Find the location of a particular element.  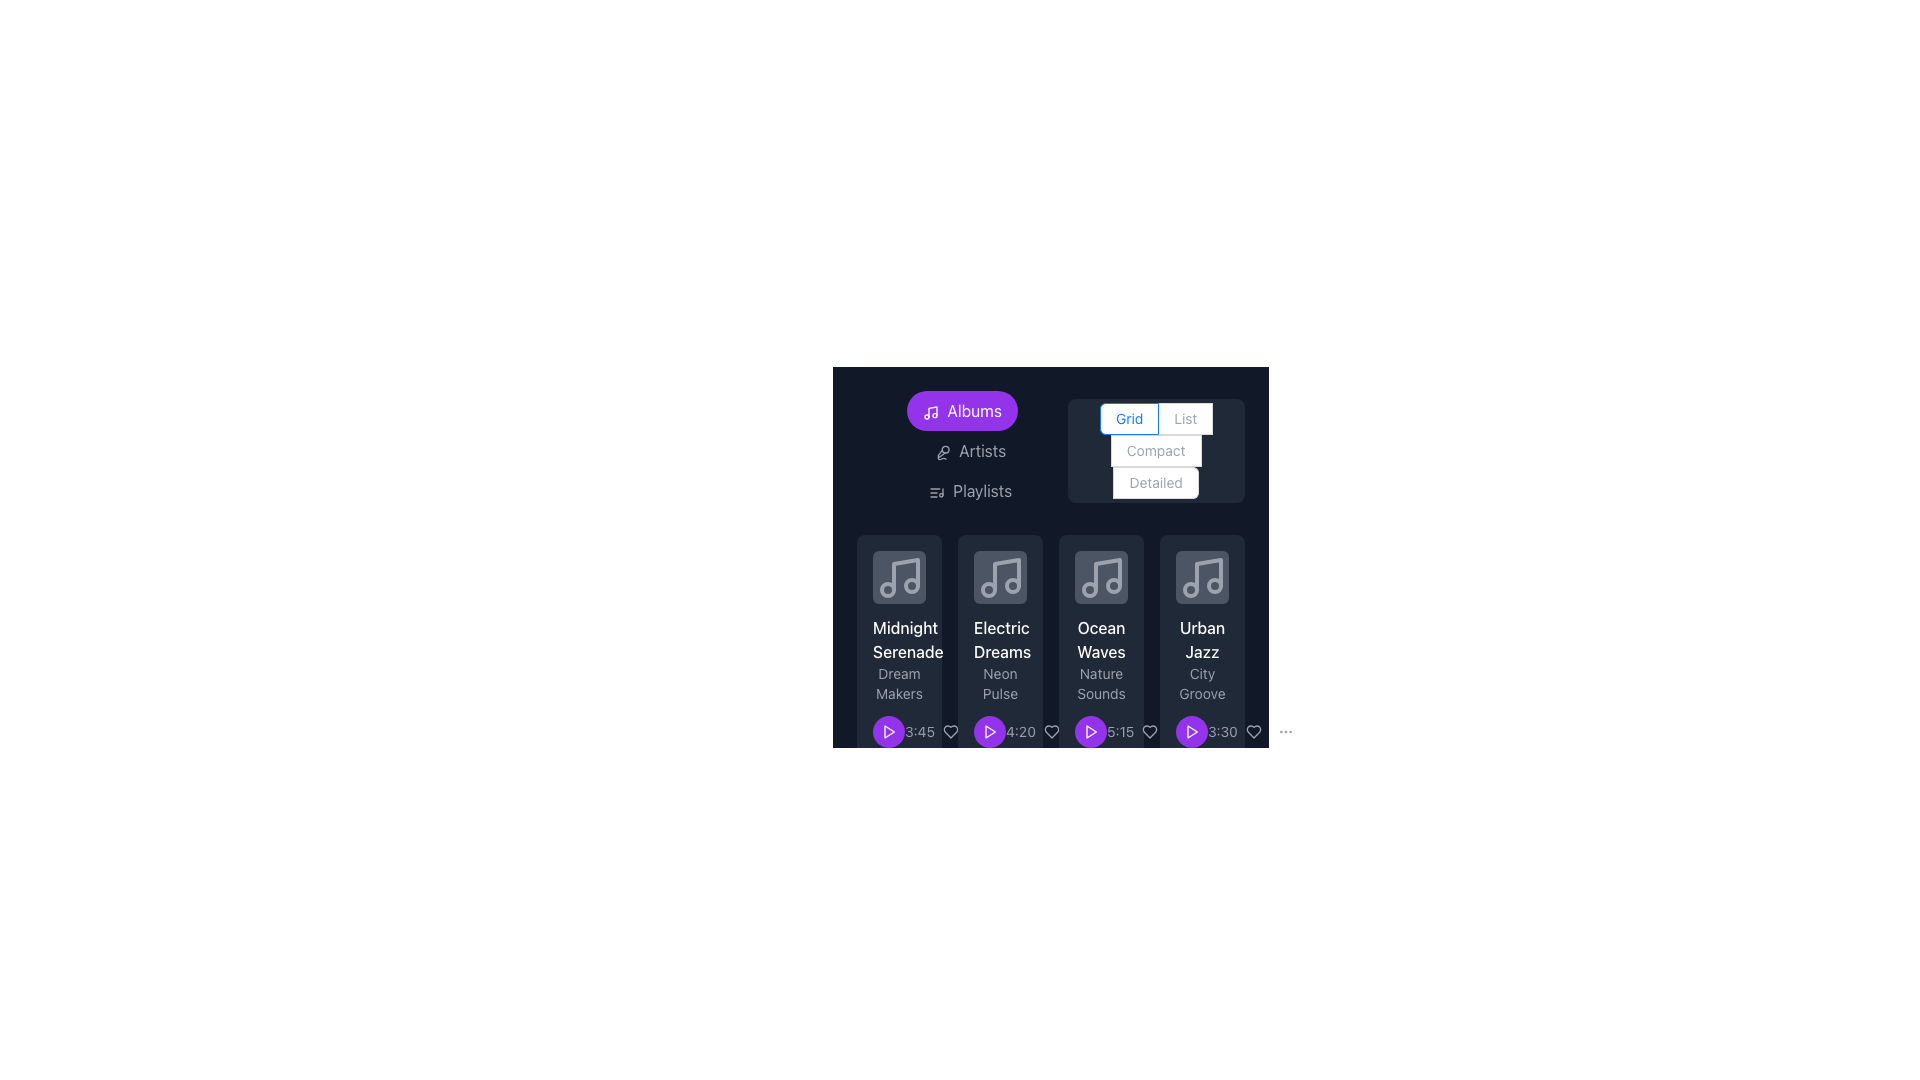

the second circular graphical element located in the upper right corner of the 'Urban Jazz' icon card is located at coordinates (1190, 588).